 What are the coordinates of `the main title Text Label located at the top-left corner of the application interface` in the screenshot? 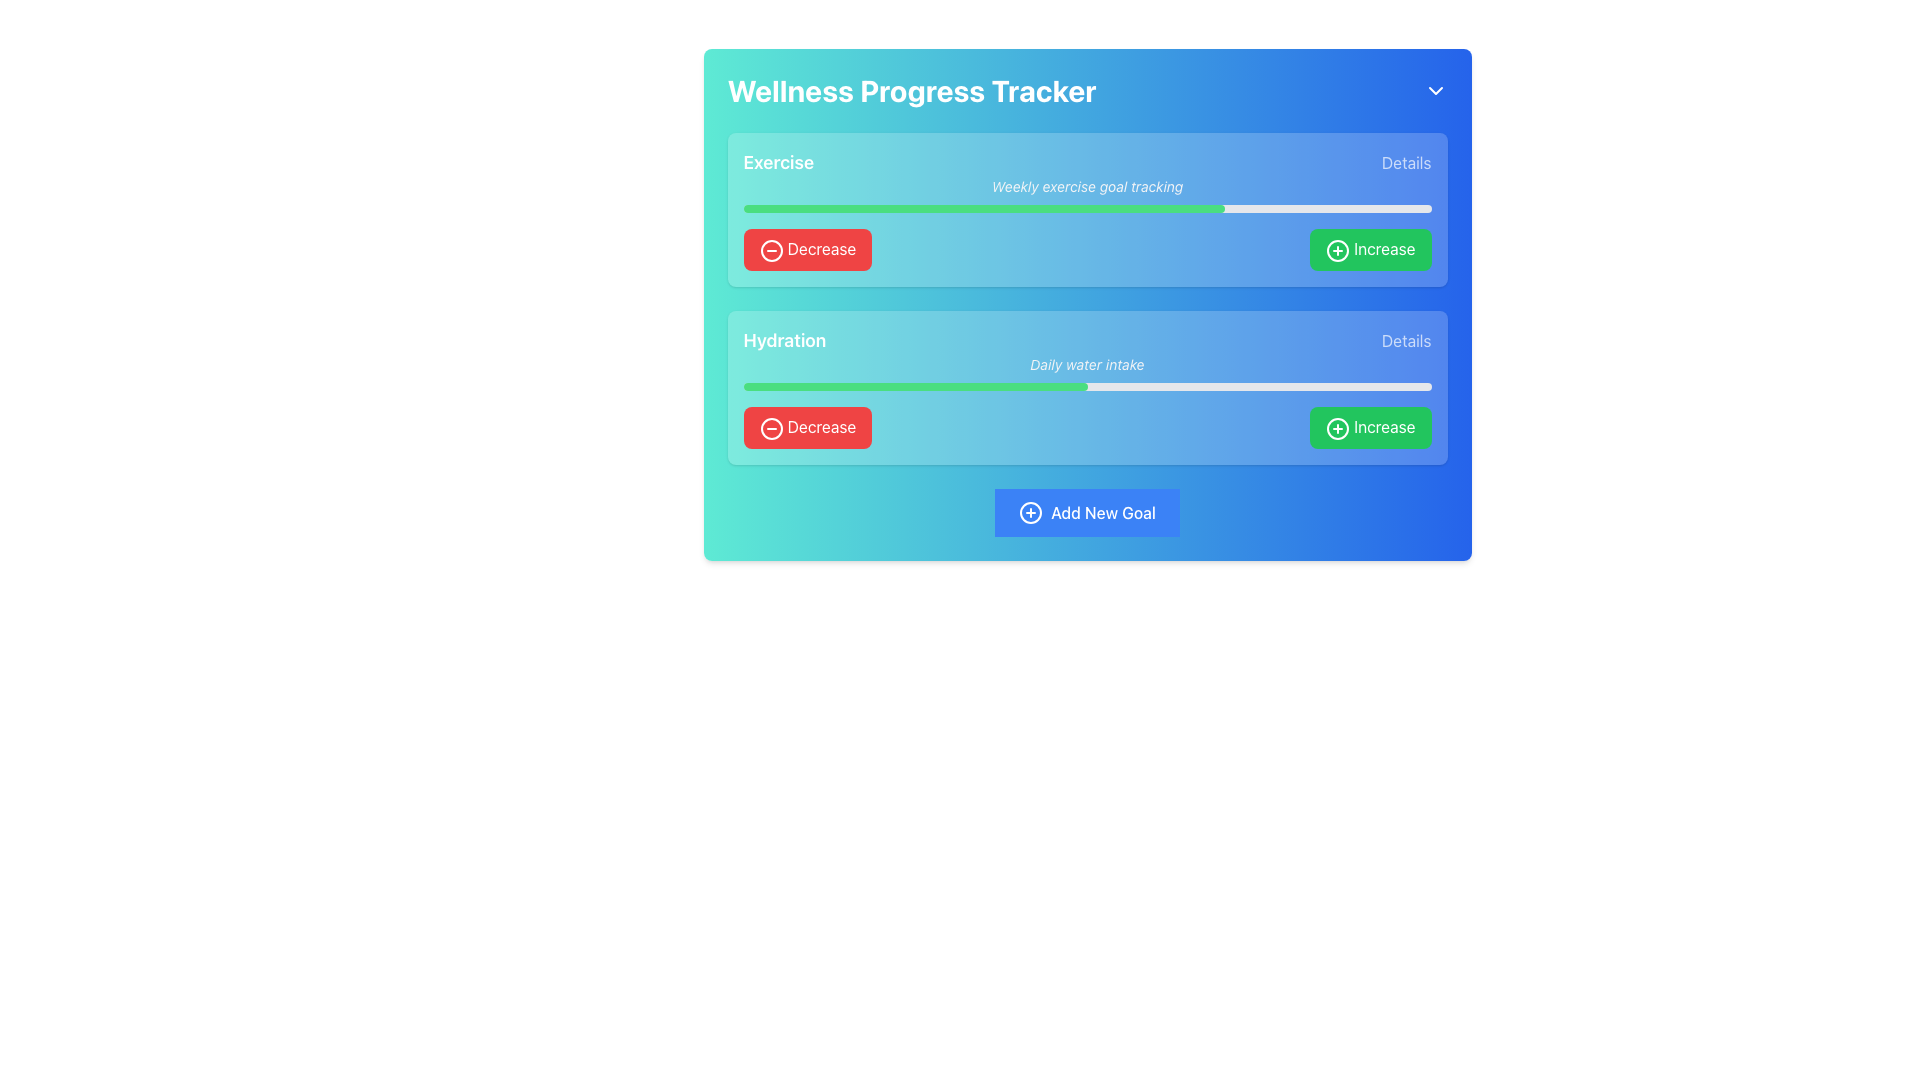 It's located at (911, 91).